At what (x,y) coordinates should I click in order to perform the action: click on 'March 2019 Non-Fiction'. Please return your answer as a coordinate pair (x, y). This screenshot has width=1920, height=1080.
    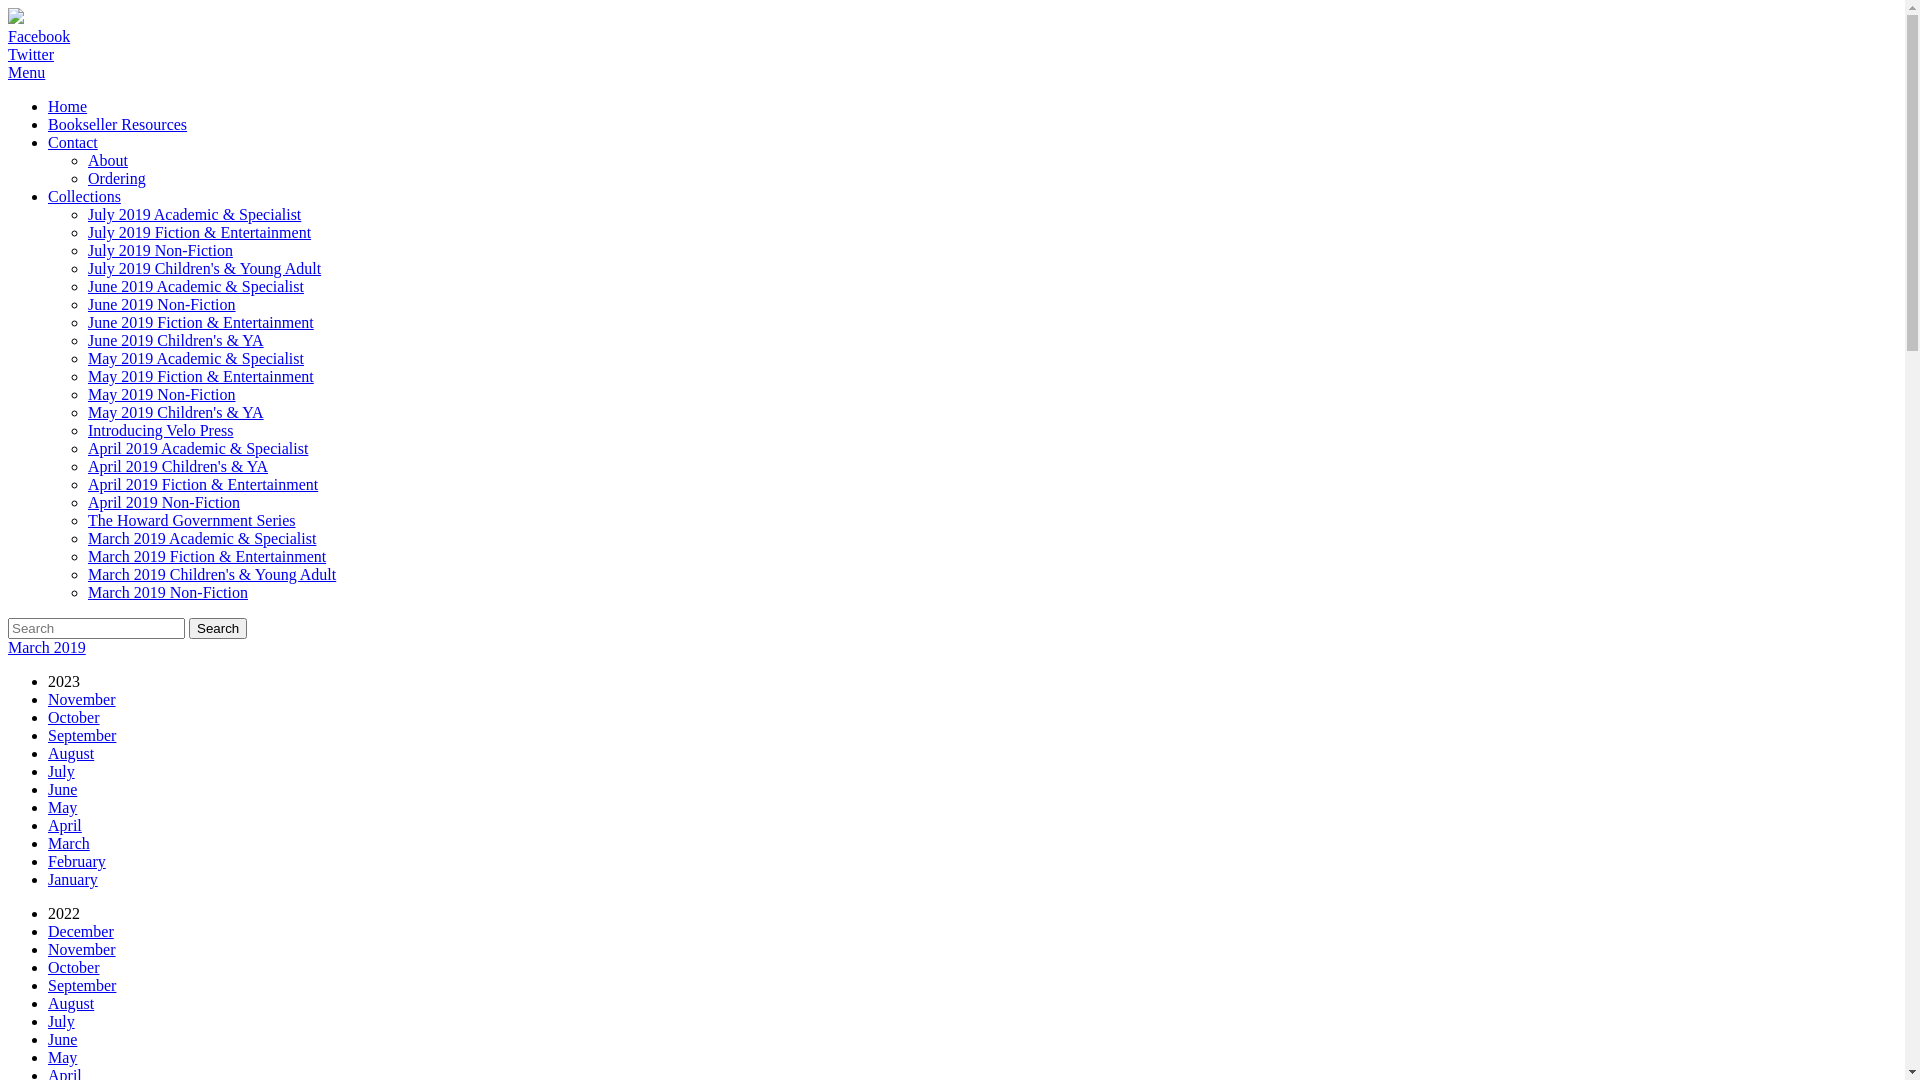
    Looking at the image, I should click on (168, 591).